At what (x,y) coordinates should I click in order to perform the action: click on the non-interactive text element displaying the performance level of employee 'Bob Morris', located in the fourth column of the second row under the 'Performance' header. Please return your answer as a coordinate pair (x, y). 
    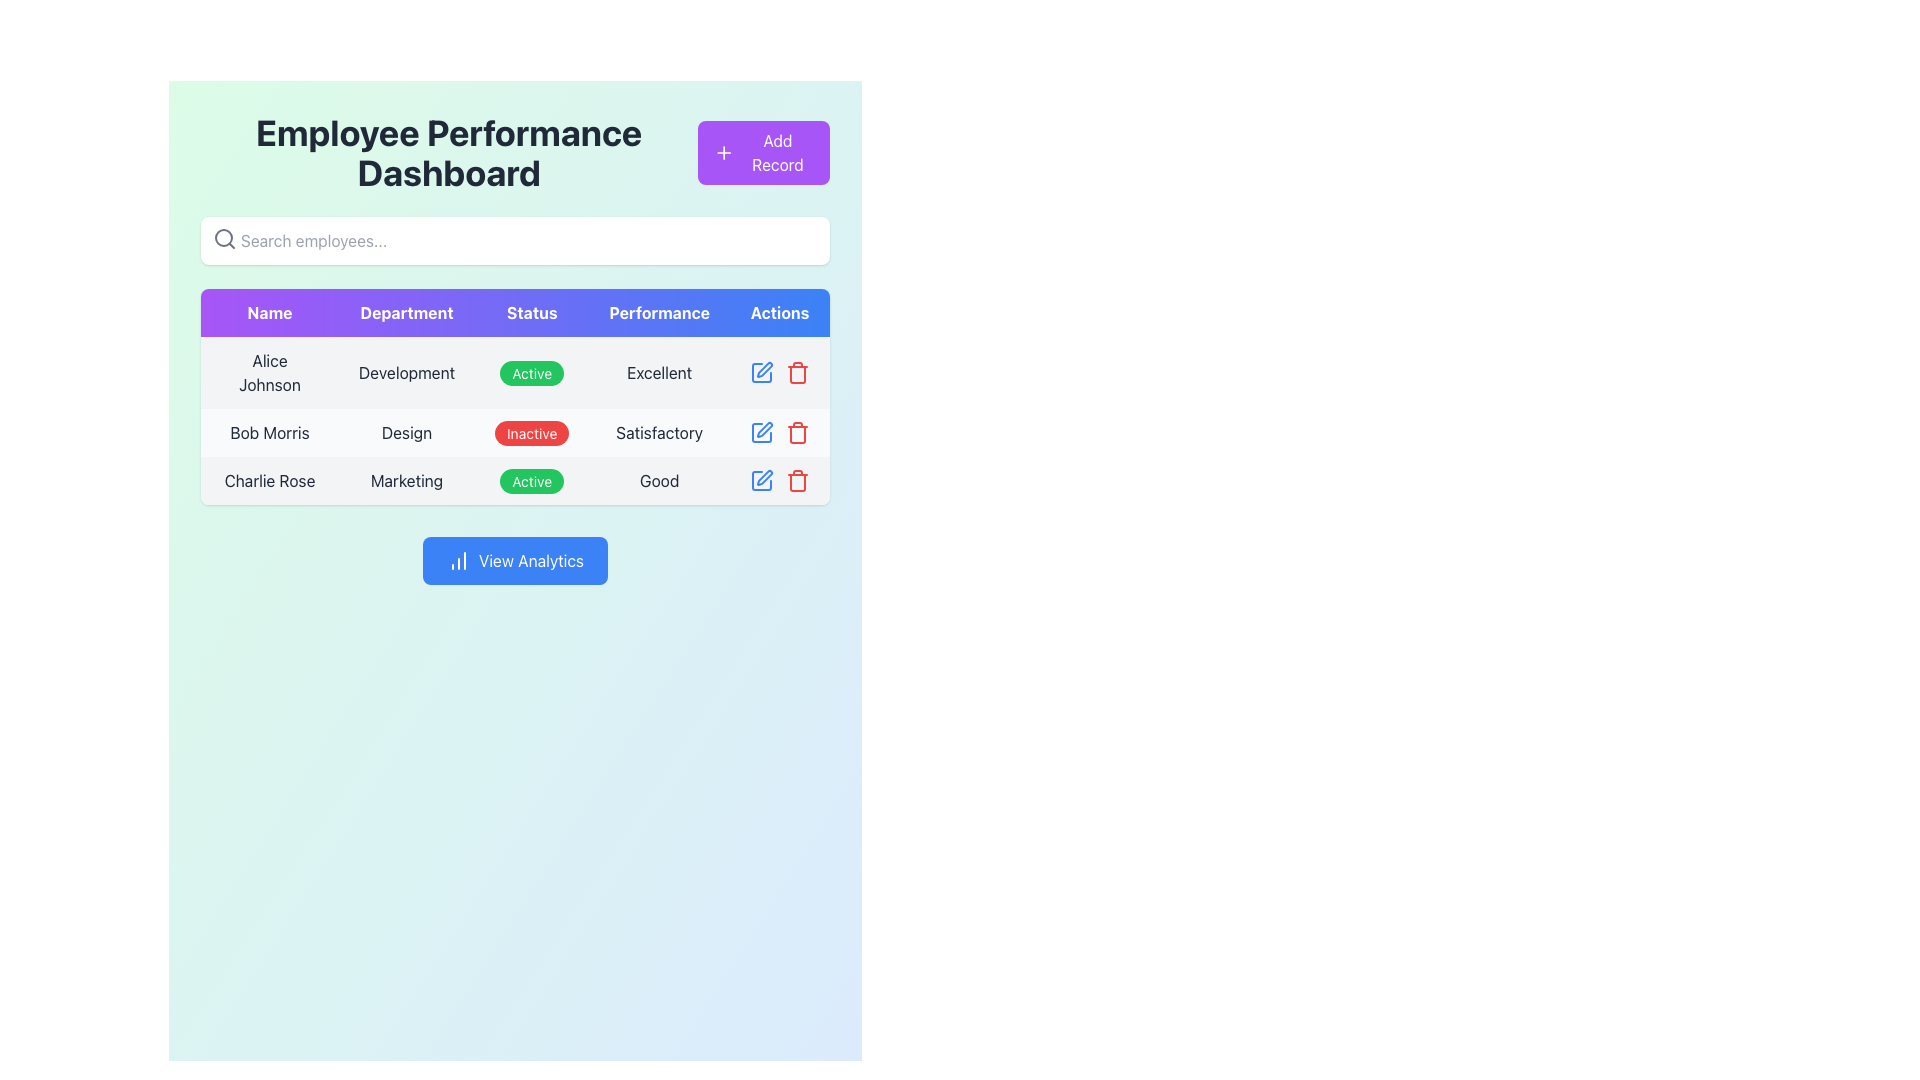
    Looking at the image, I should click on (659, 431).